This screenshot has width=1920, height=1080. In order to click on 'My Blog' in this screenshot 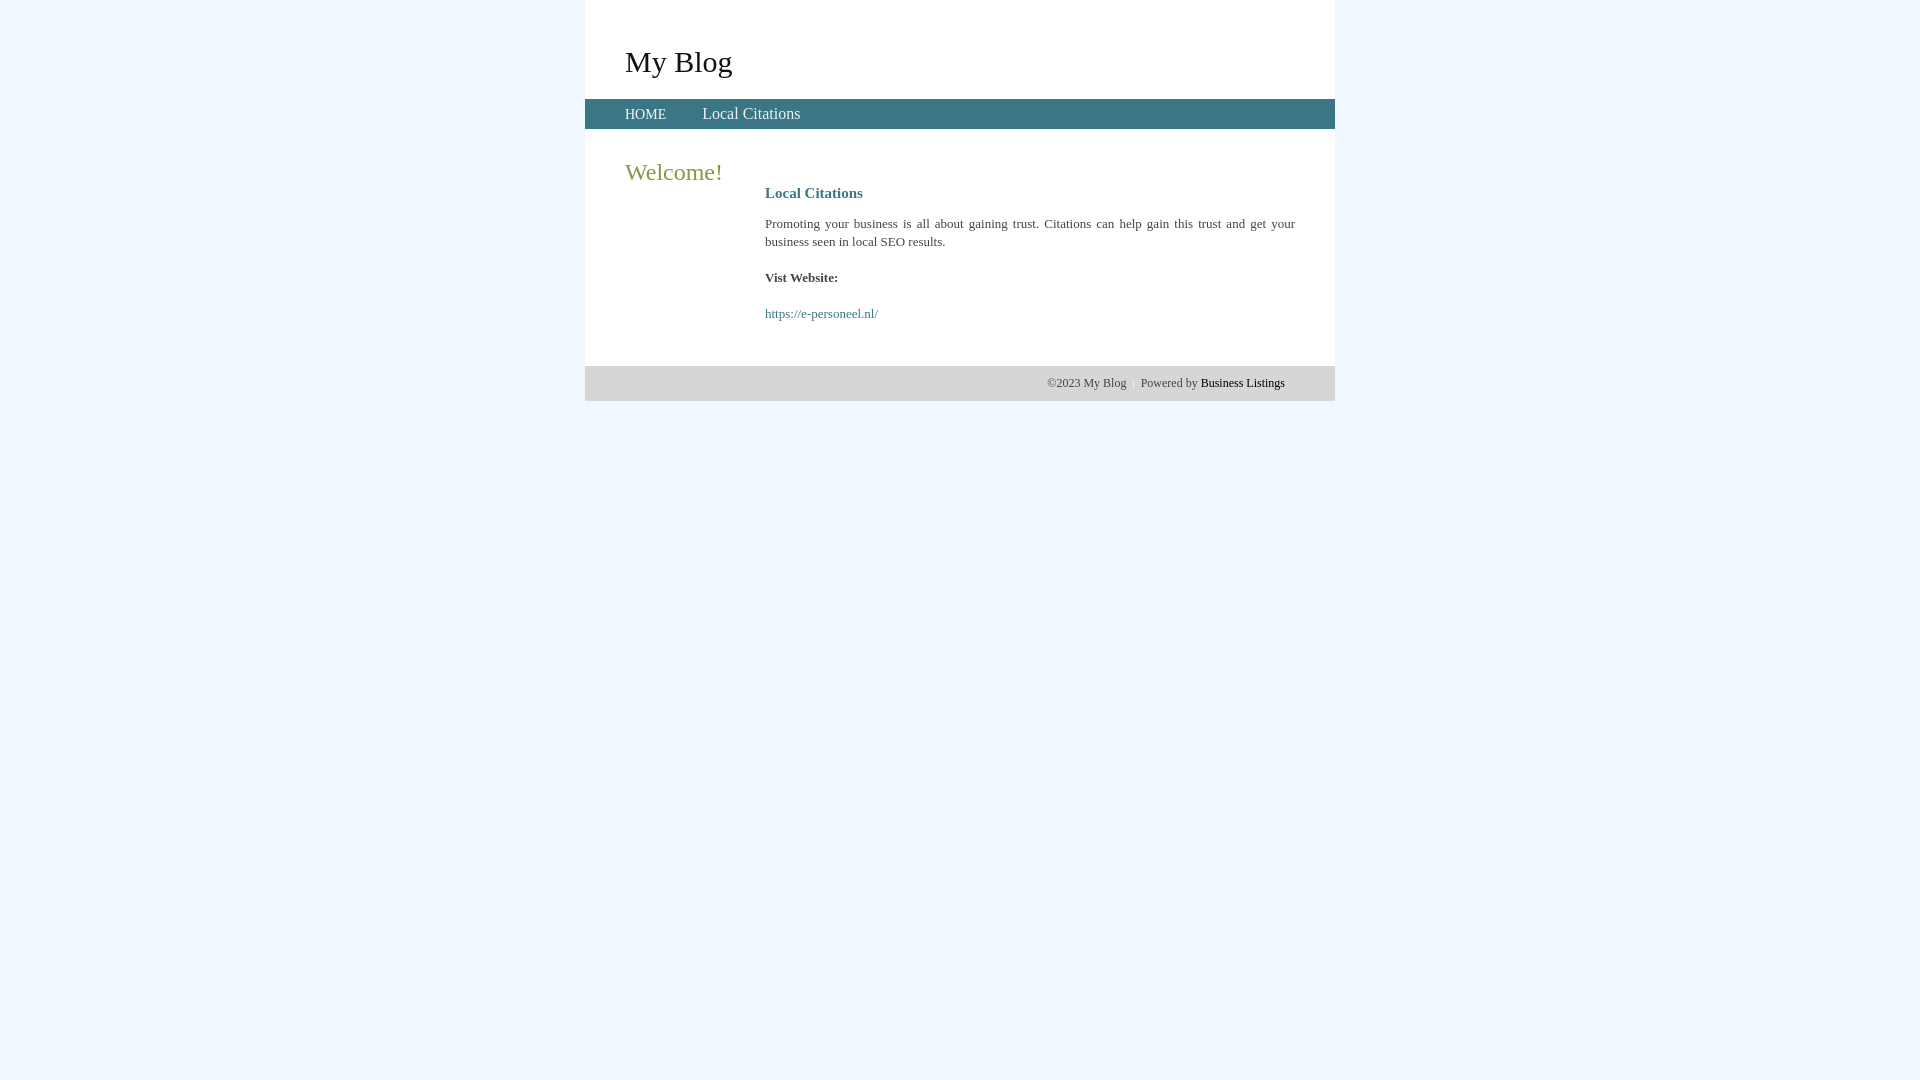, I will do `click(623, 60)`.